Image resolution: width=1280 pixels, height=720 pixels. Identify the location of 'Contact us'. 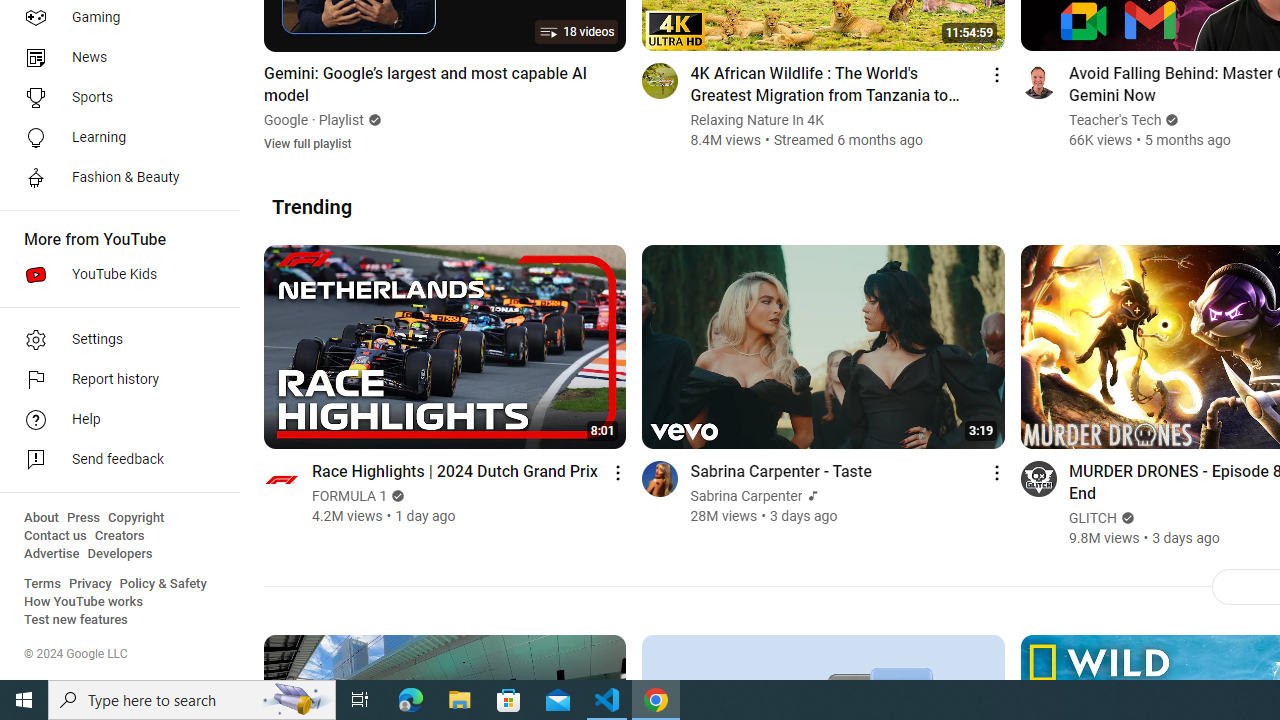
(55, 535).